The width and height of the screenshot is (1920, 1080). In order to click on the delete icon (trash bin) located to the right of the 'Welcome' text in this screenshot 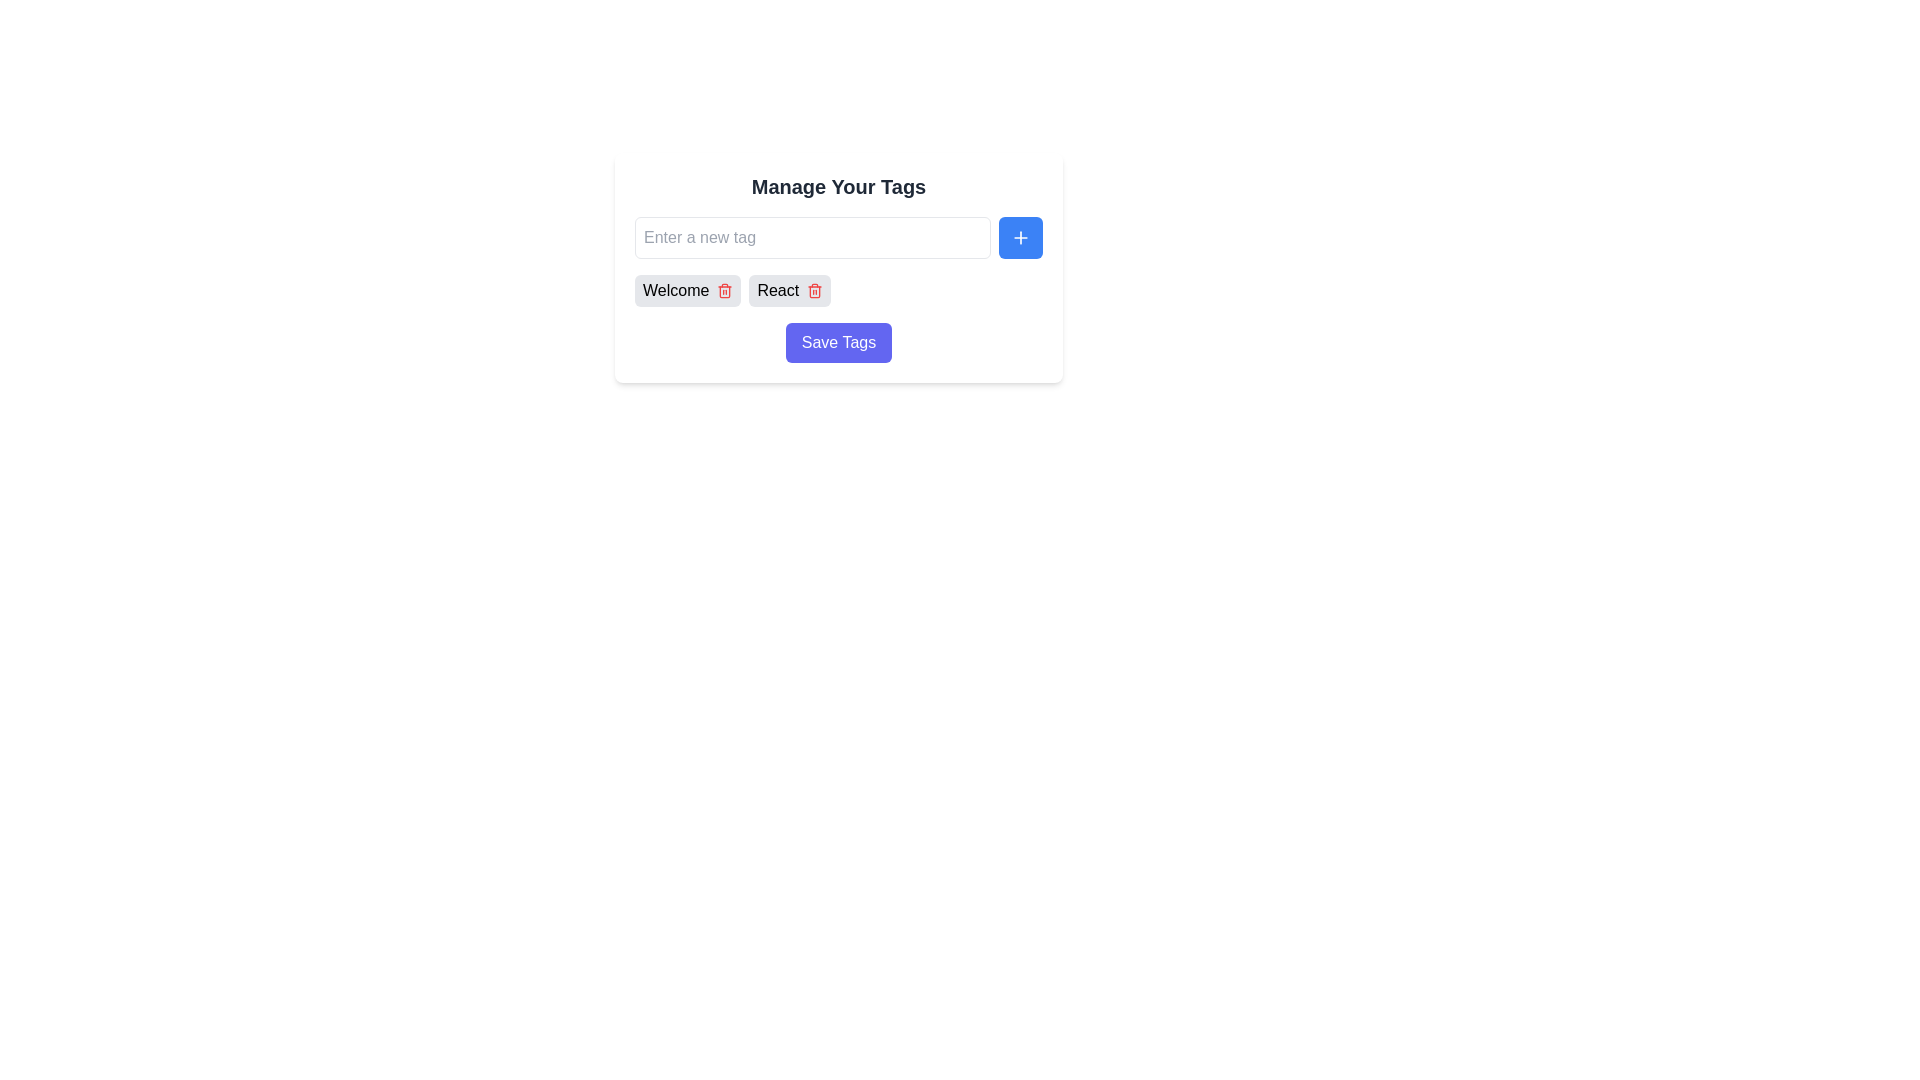, I will do `click(724, 290)`.